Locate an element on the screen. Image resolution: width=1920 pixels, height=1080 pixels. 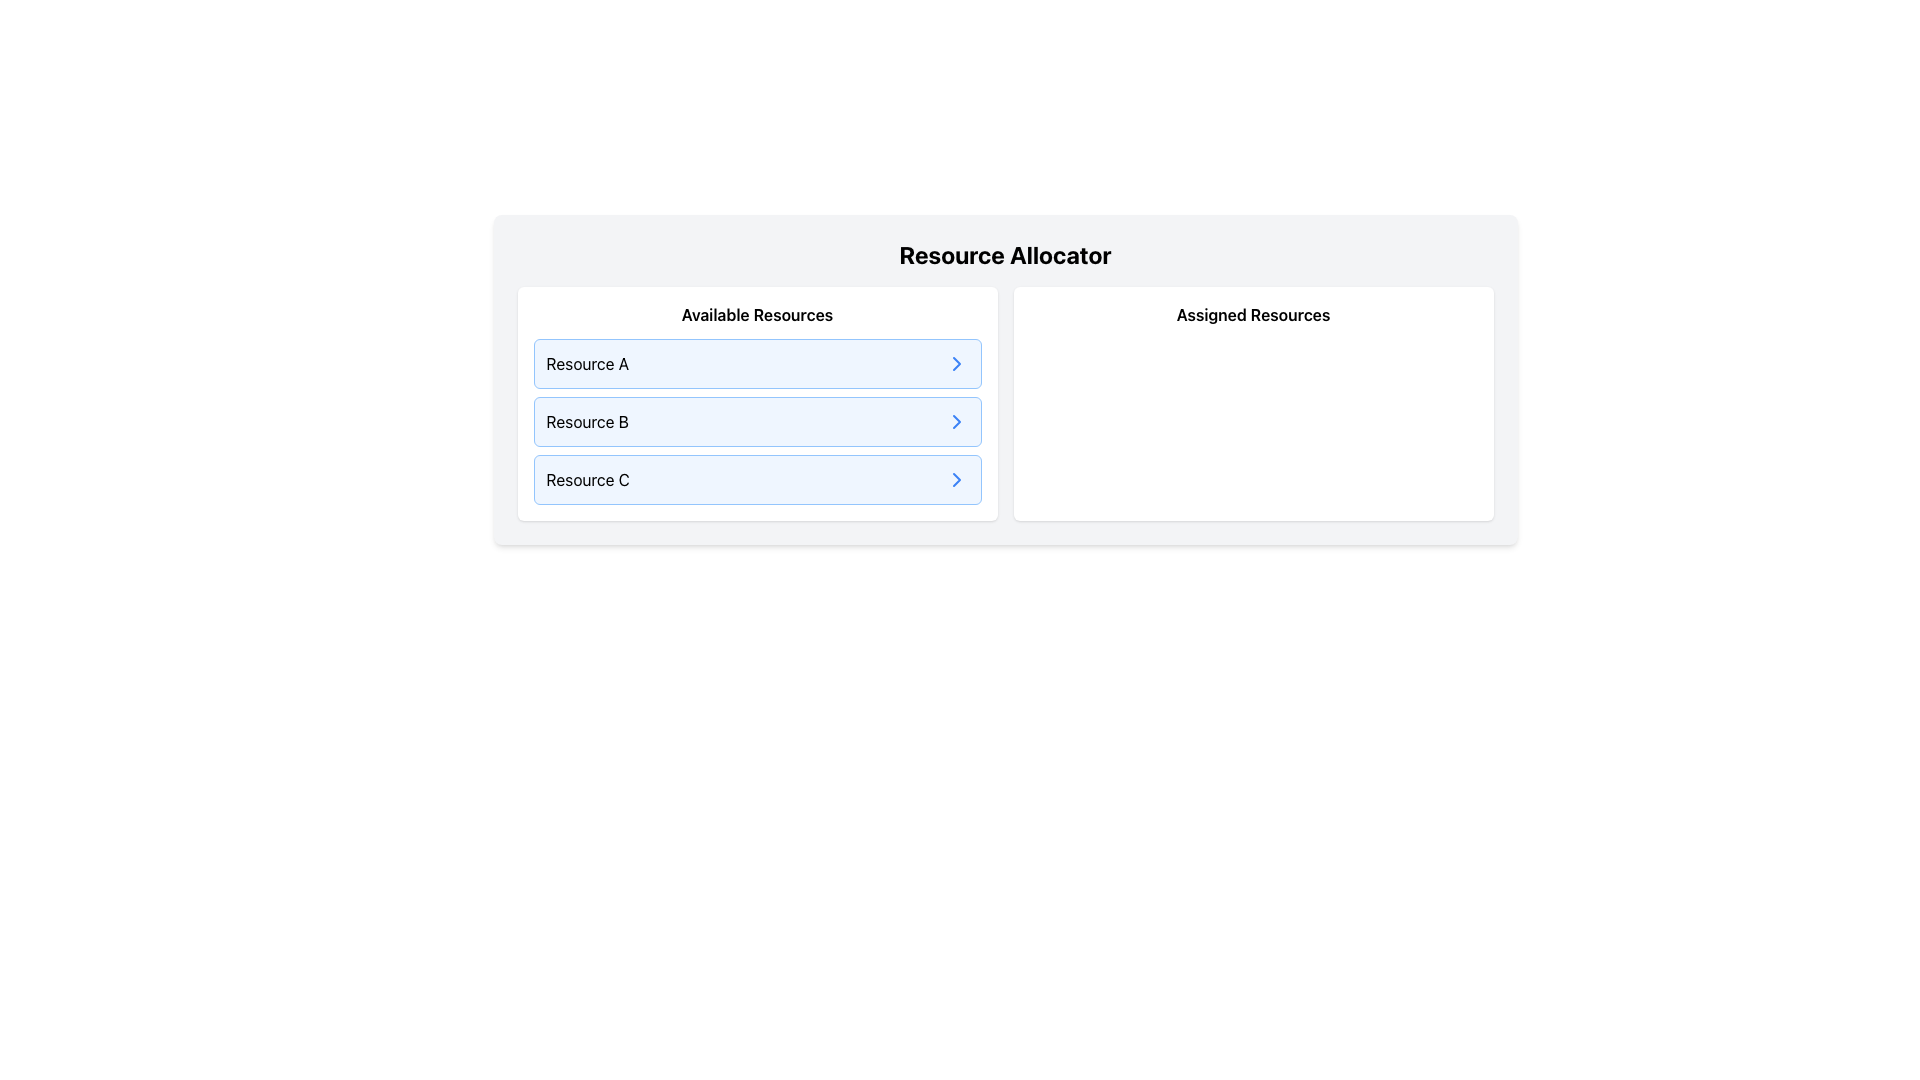
the rightward arrow icon button embedded in the card labeled 'Resource C' is located at coordinates (955, 479).